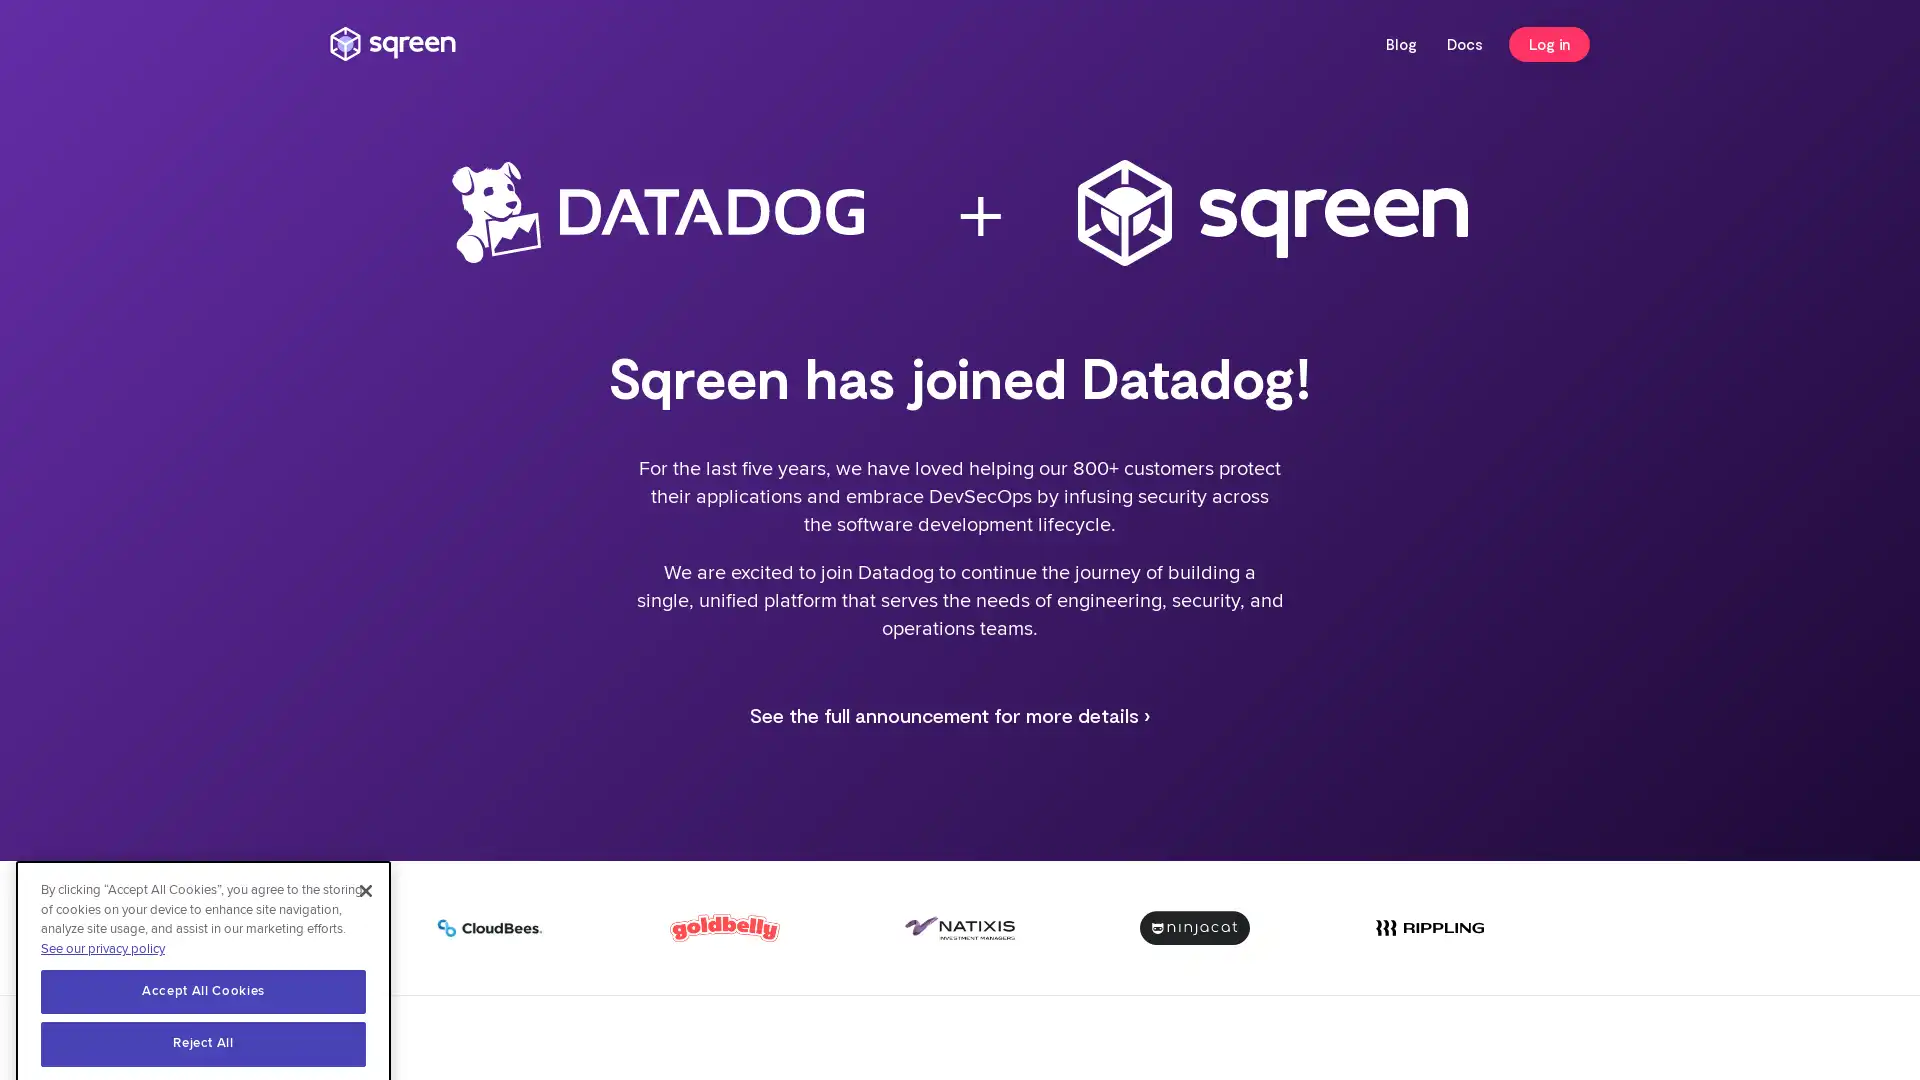 This screenshot has width=1920, height=1080. I want to click on Reject All, so click(203, 1005).